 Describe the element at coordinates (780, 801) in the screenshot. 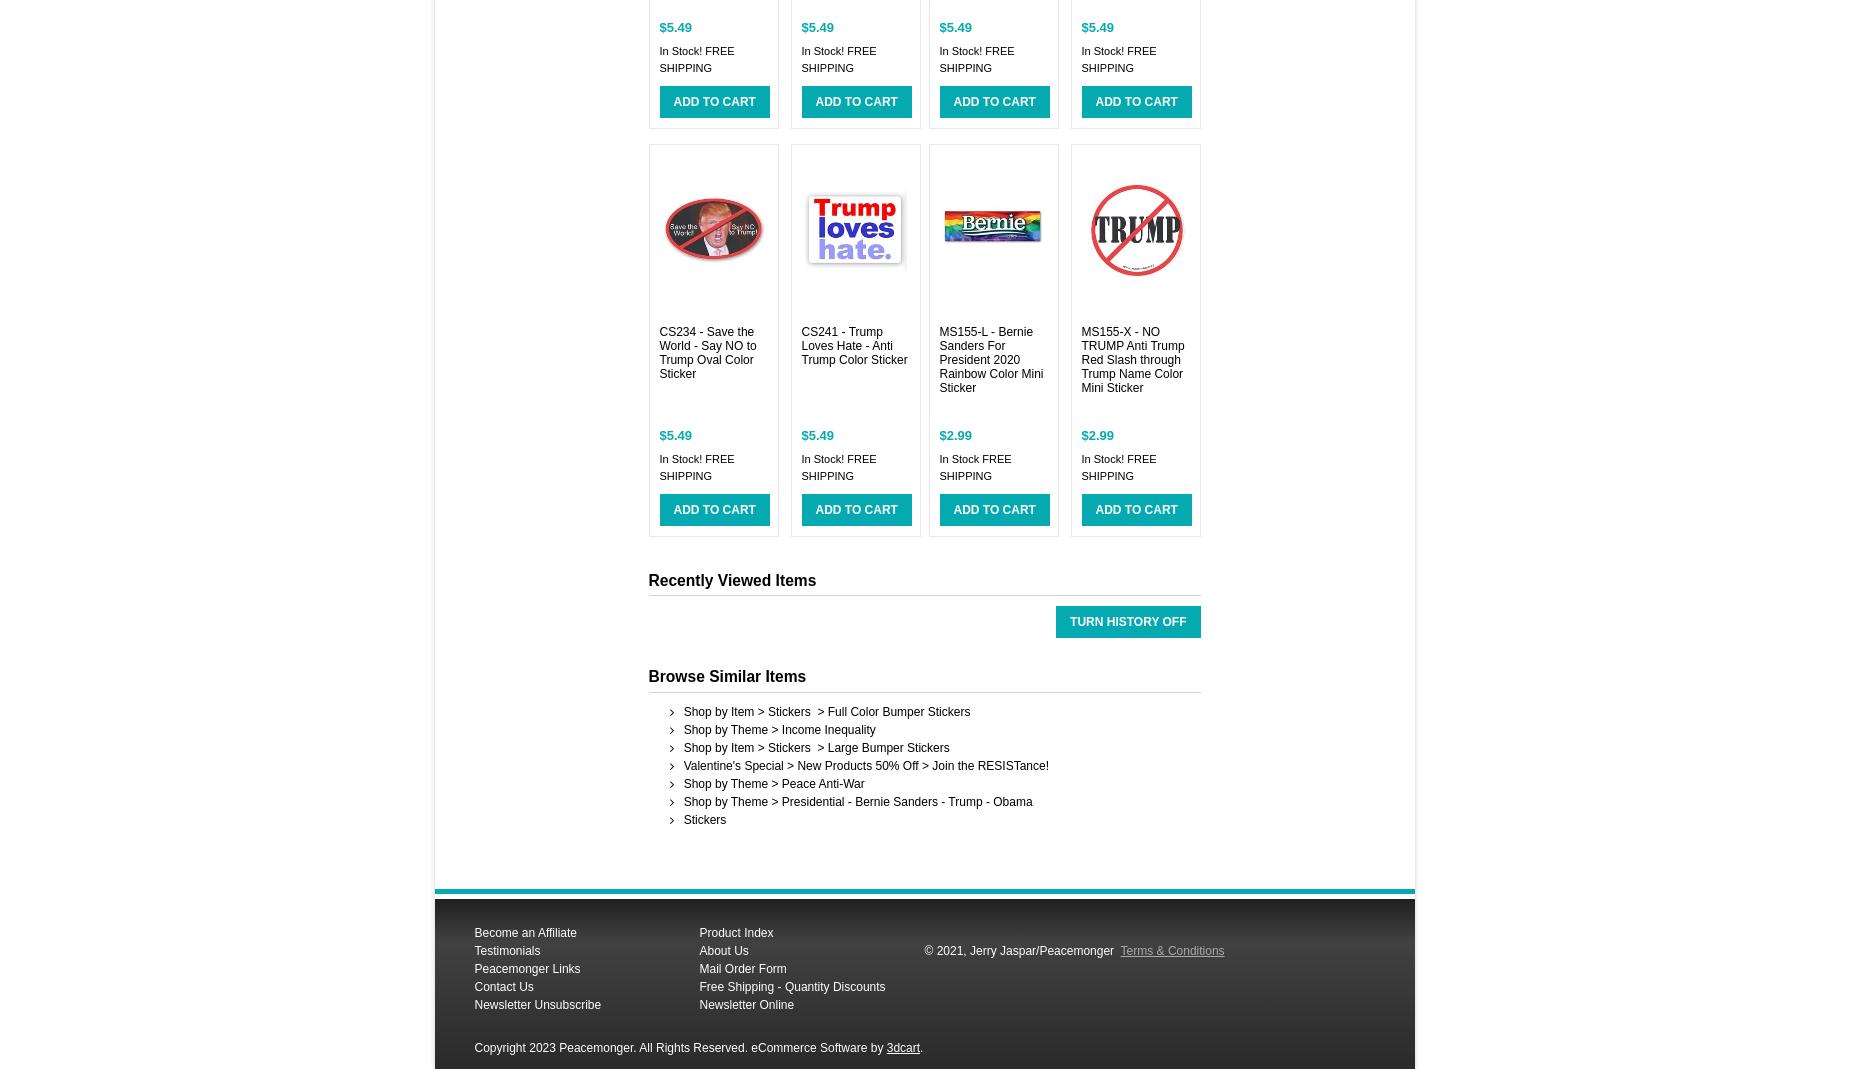

I see `'Presidential - Bernie Sanders - Trump - Obama'` at that location.